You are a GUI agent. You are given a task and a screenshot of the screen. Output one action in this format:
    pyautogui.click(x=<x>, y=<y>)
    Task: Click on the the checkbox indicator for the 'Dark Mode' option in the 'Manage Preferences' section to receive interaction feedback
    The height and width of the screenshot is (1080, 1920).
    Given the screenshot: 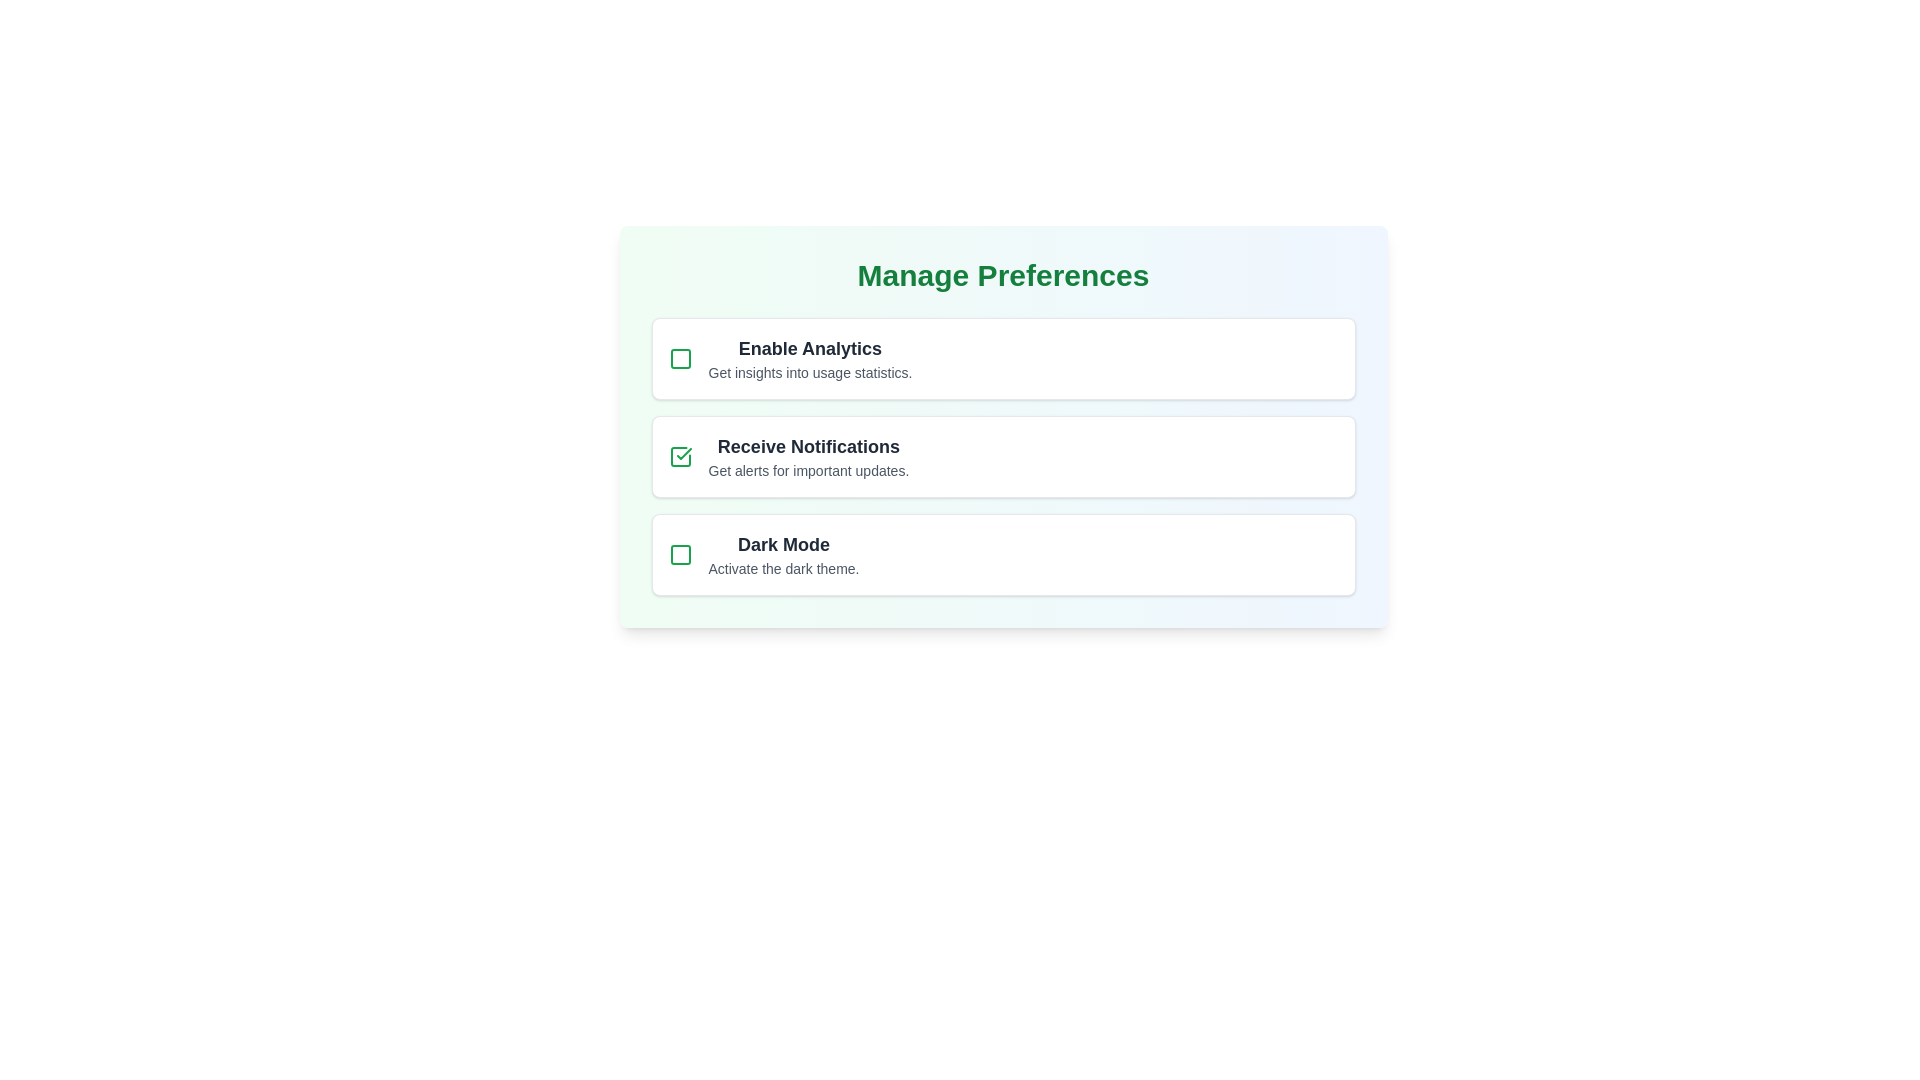 What is the action you would take?
    pyautogui.click(x=680, y=555)
    